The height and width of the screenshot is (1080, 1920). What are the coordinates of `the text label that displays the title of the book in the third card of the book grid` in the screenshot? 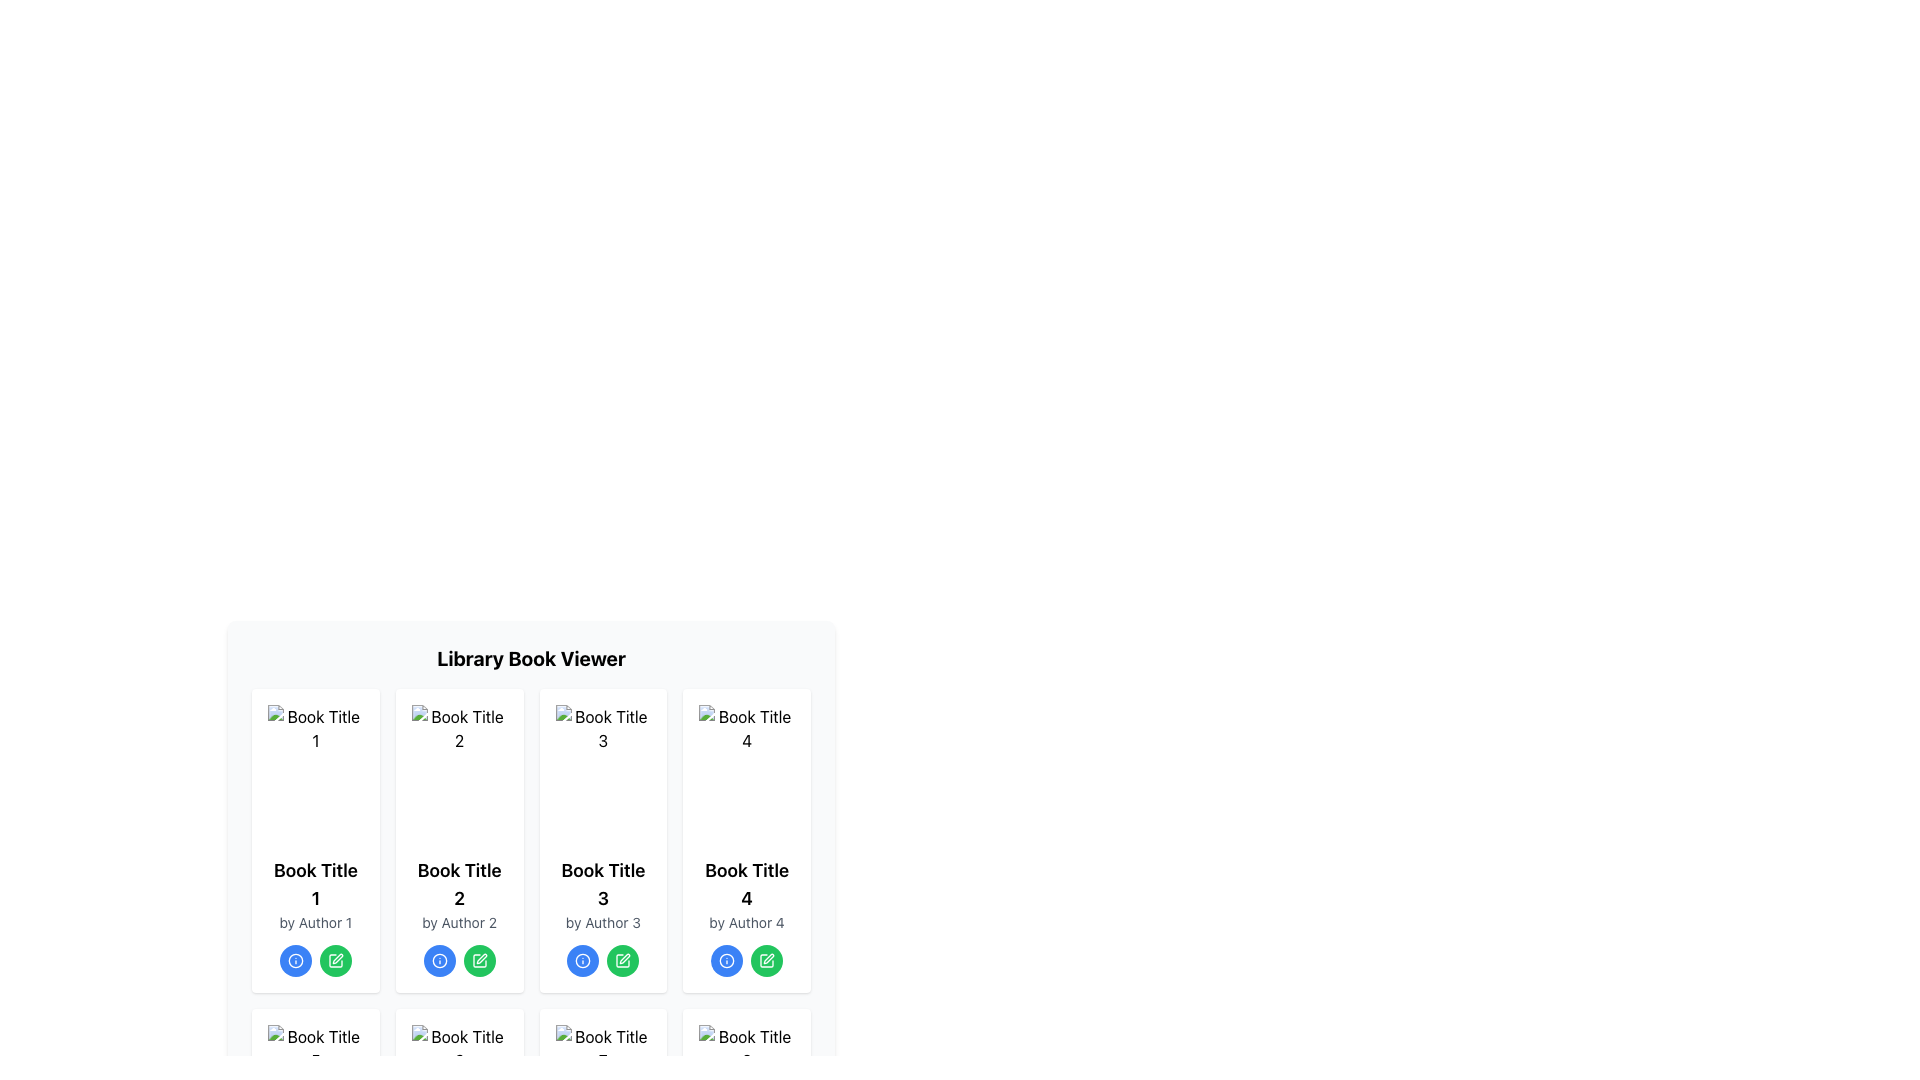 It's located at (602, 883).